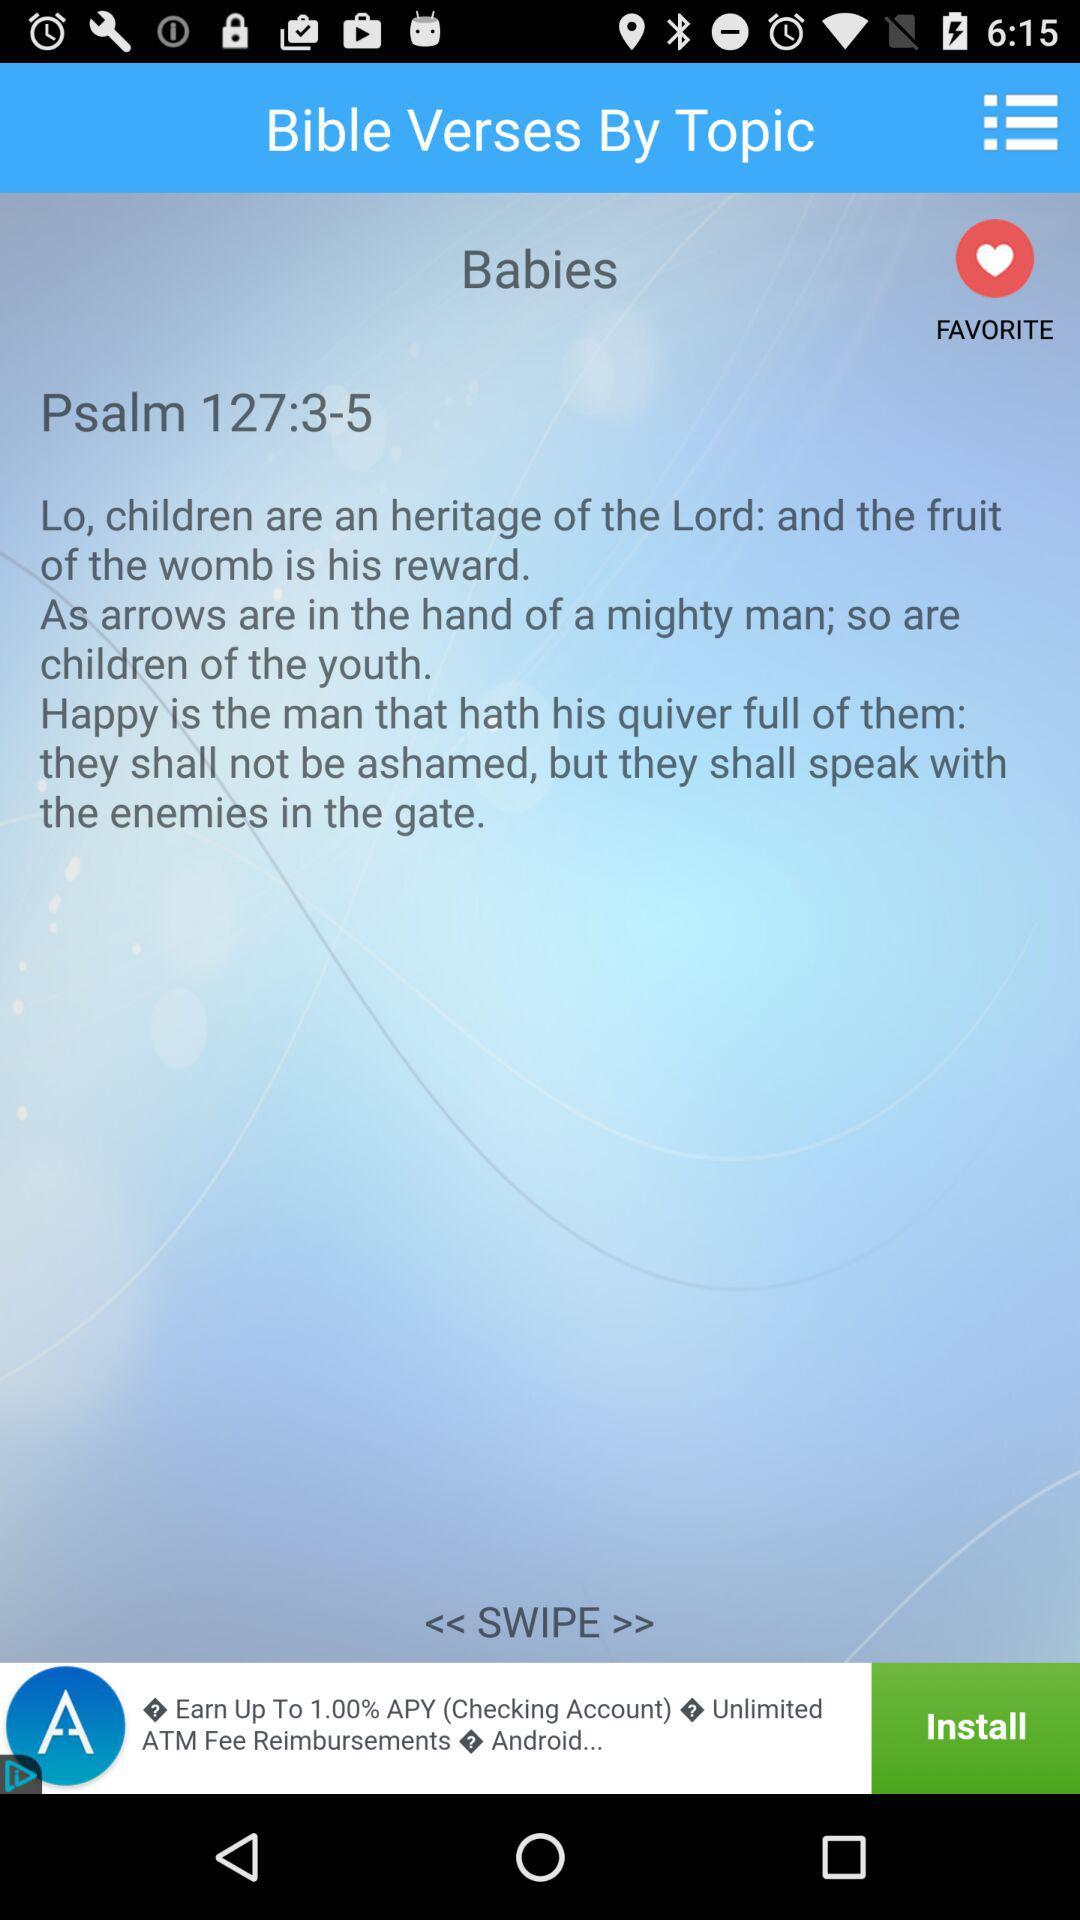  Describe the element at coordinates (1027, 129) in the screenshot. I see `the list icon` at that location.